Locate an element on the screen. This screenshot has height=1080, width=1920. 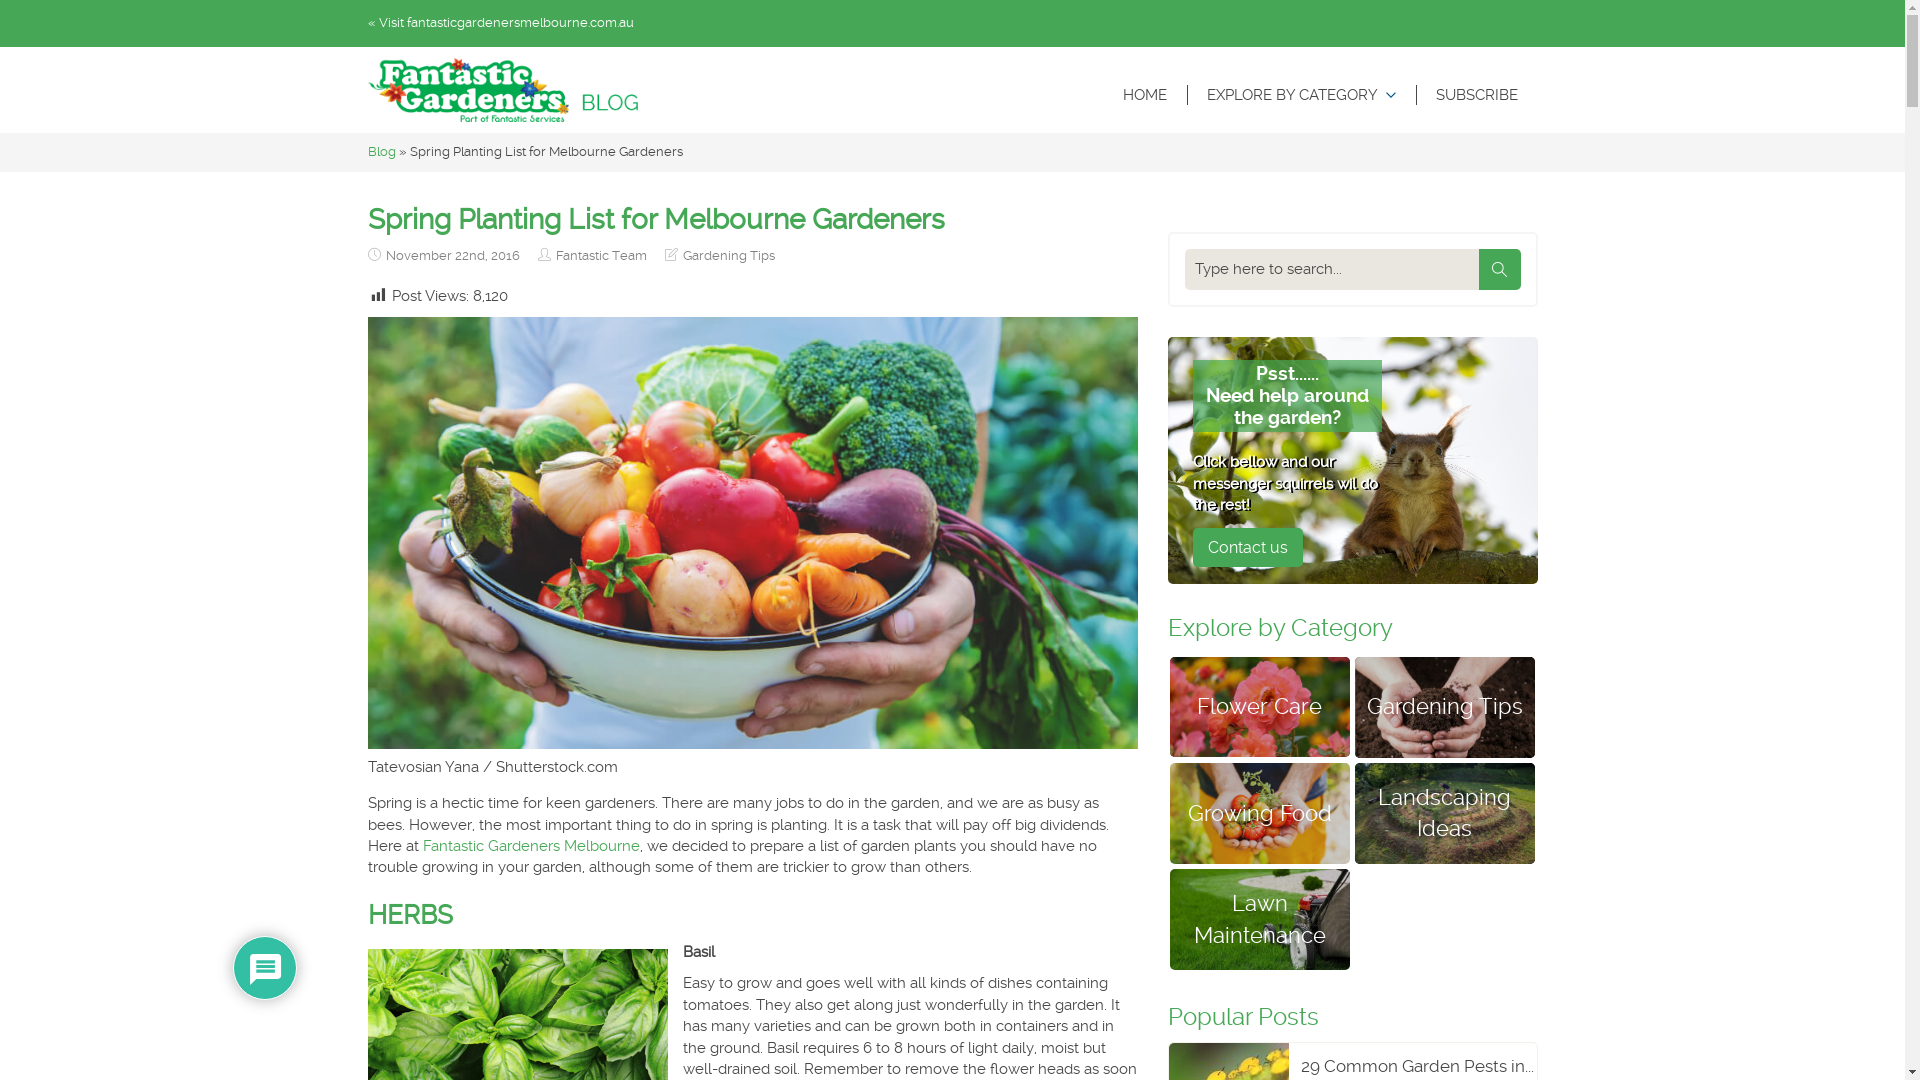
'HOME' is located at coordinates (1101, 95).